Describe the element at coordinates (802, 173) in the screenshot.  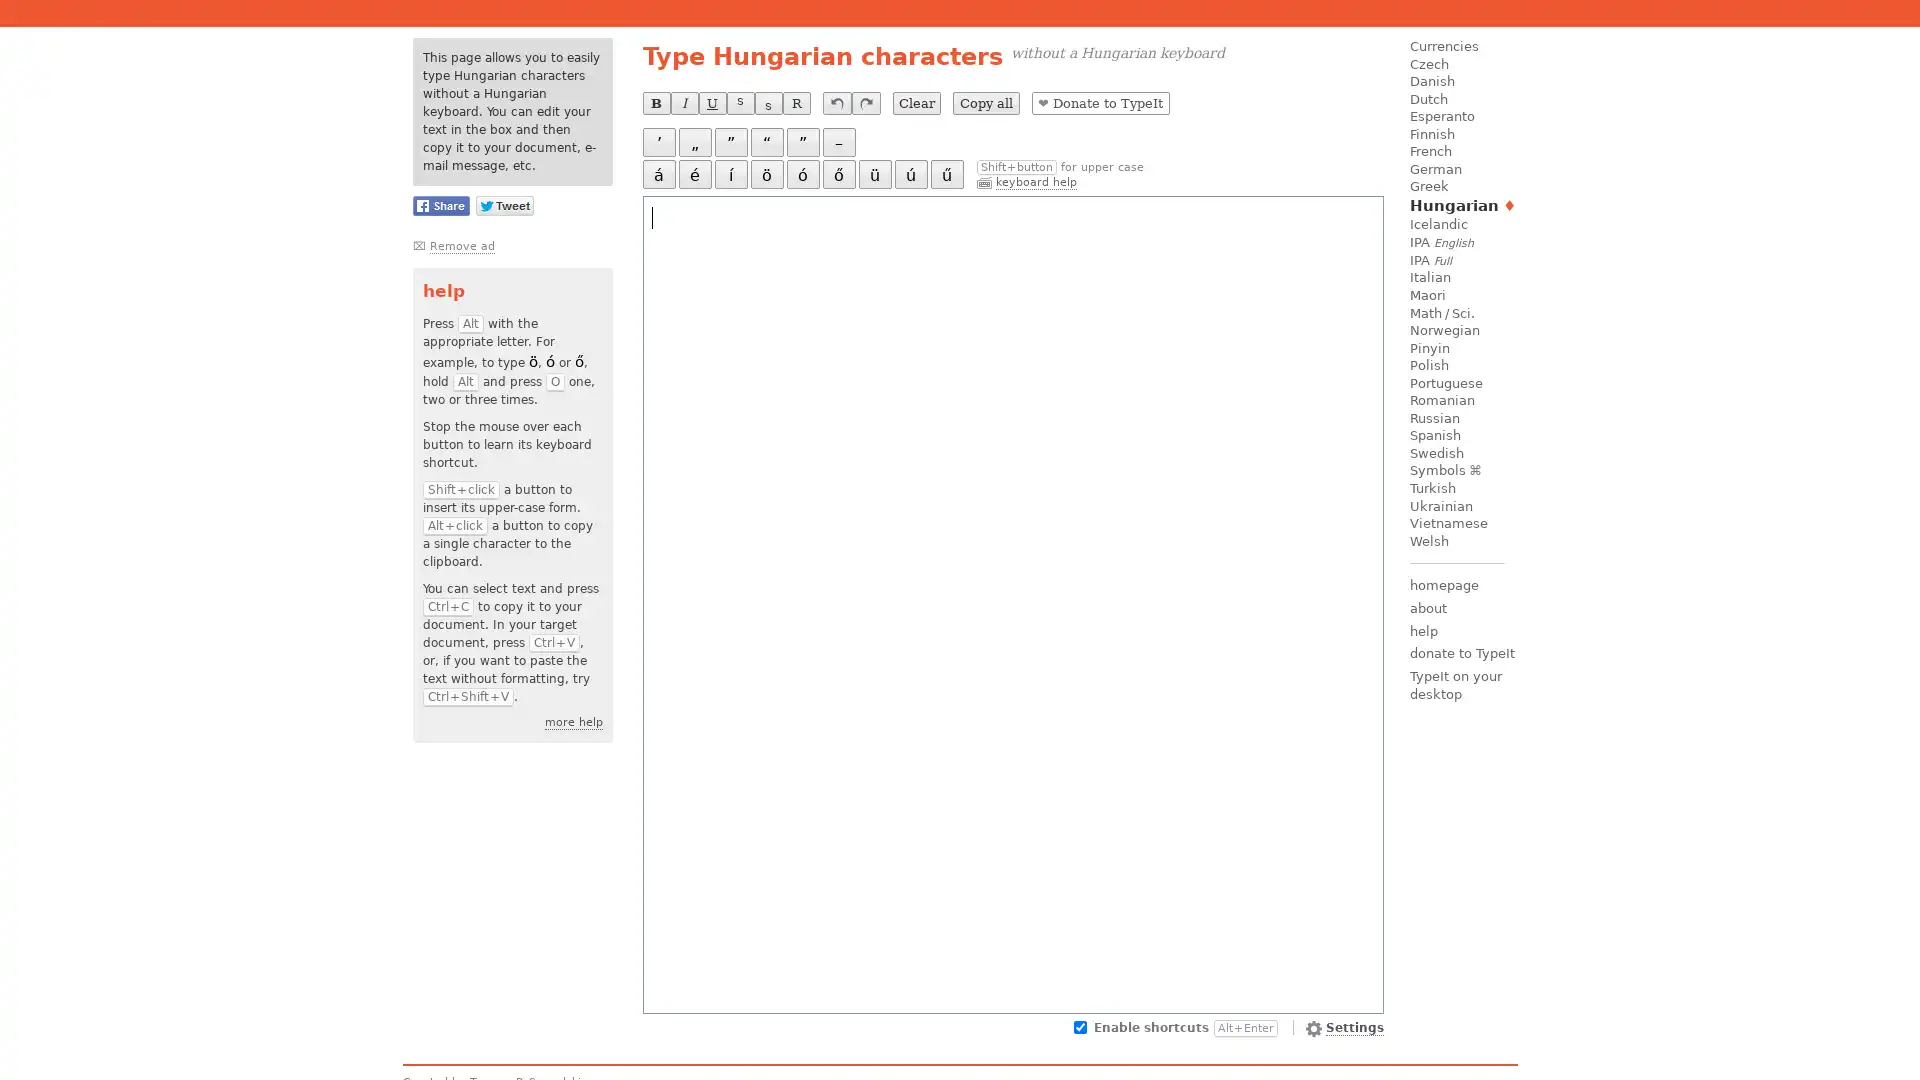
I see `o` at that location.